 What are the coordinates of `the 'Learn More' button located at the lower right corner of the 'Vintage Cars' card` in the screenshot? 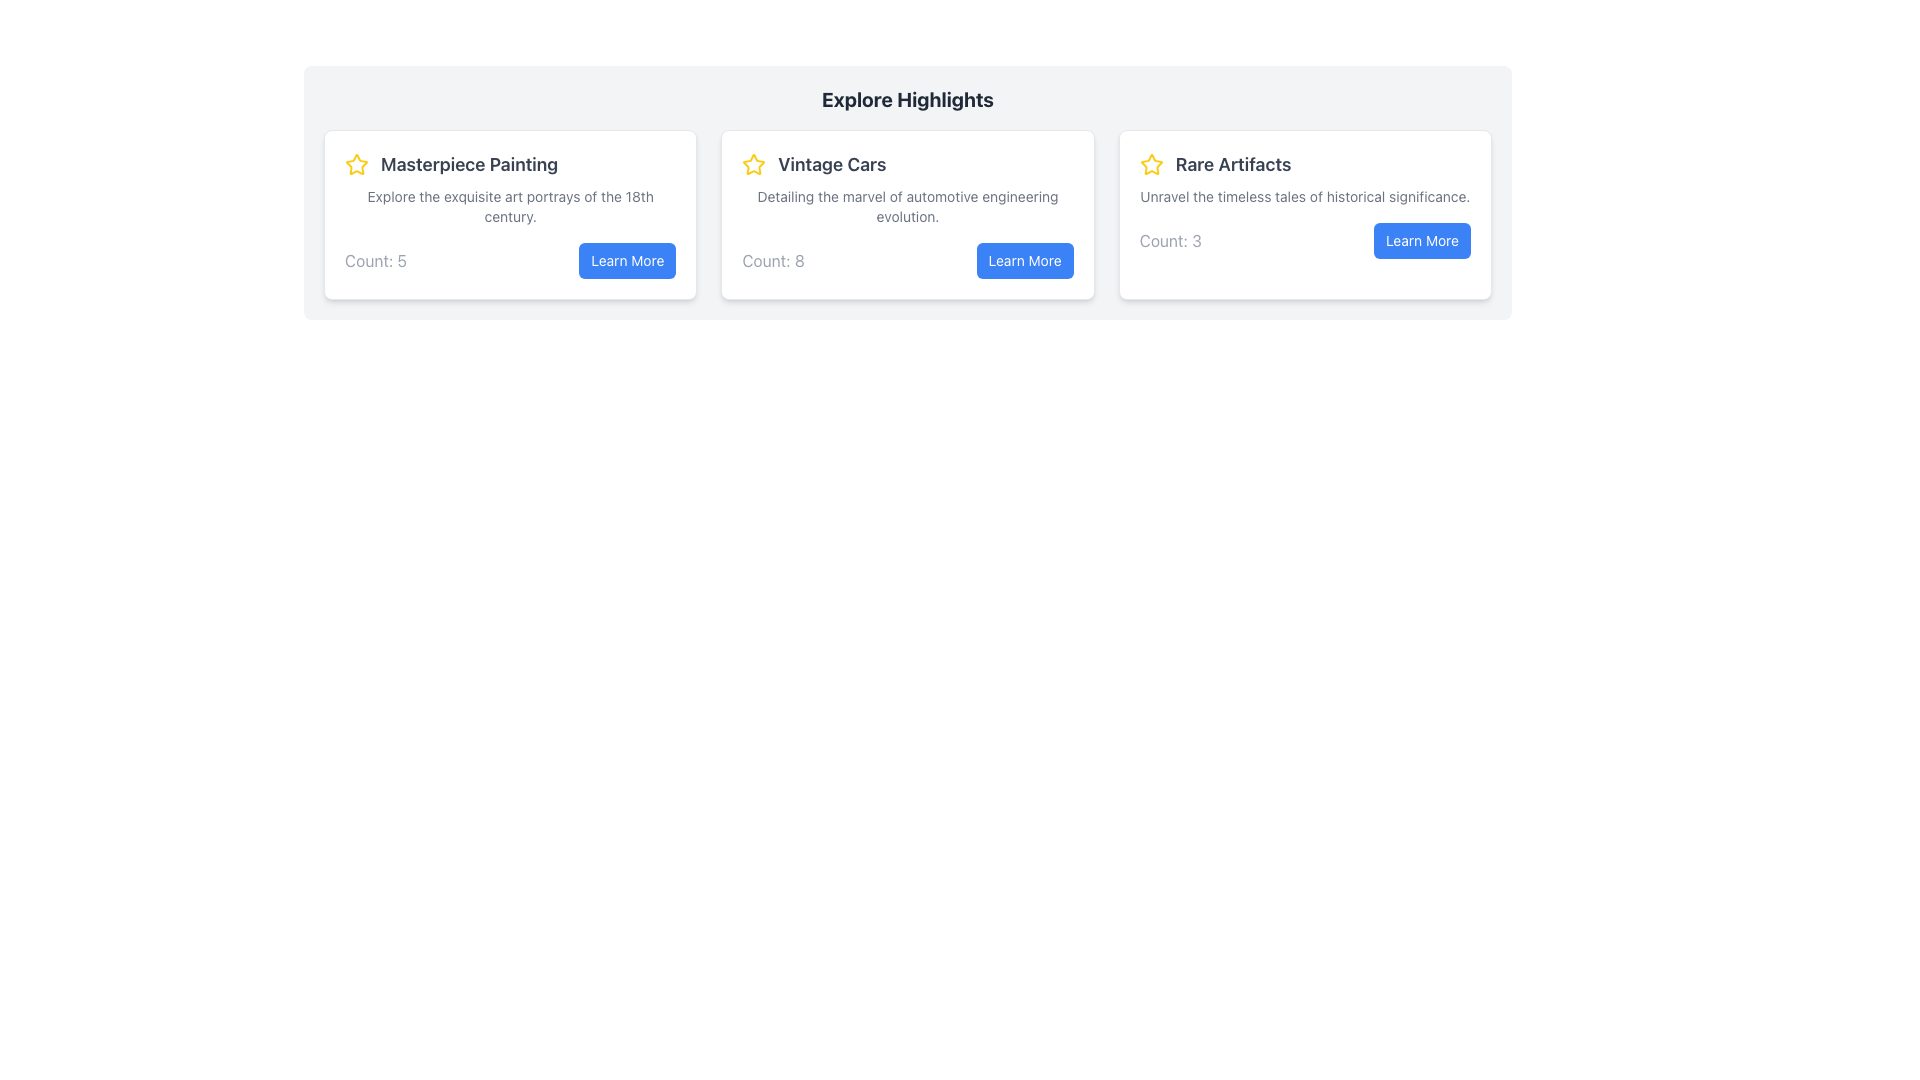 It's located at (1025, 260).